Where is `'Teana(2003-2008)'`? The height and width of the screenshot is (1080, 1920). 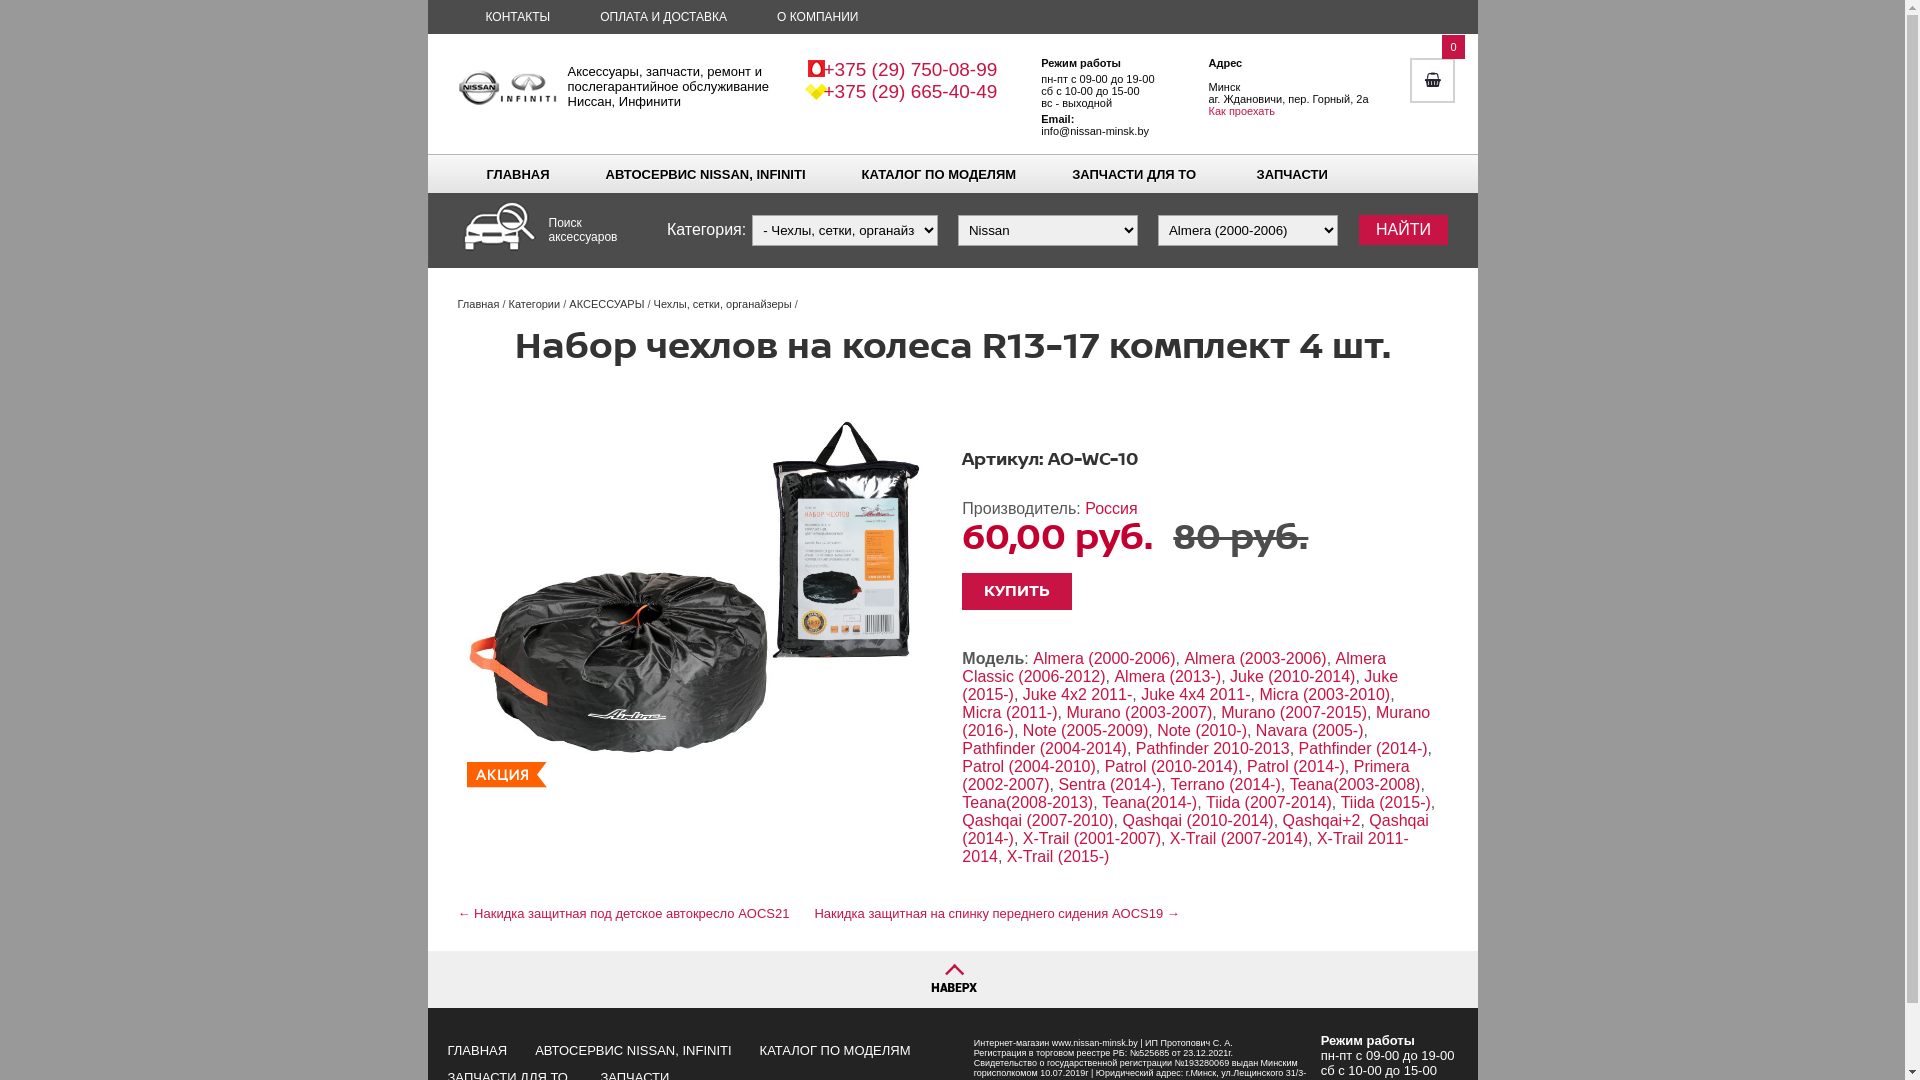 'Teana(2003-2008)' is located at coordinates (1355, 783).